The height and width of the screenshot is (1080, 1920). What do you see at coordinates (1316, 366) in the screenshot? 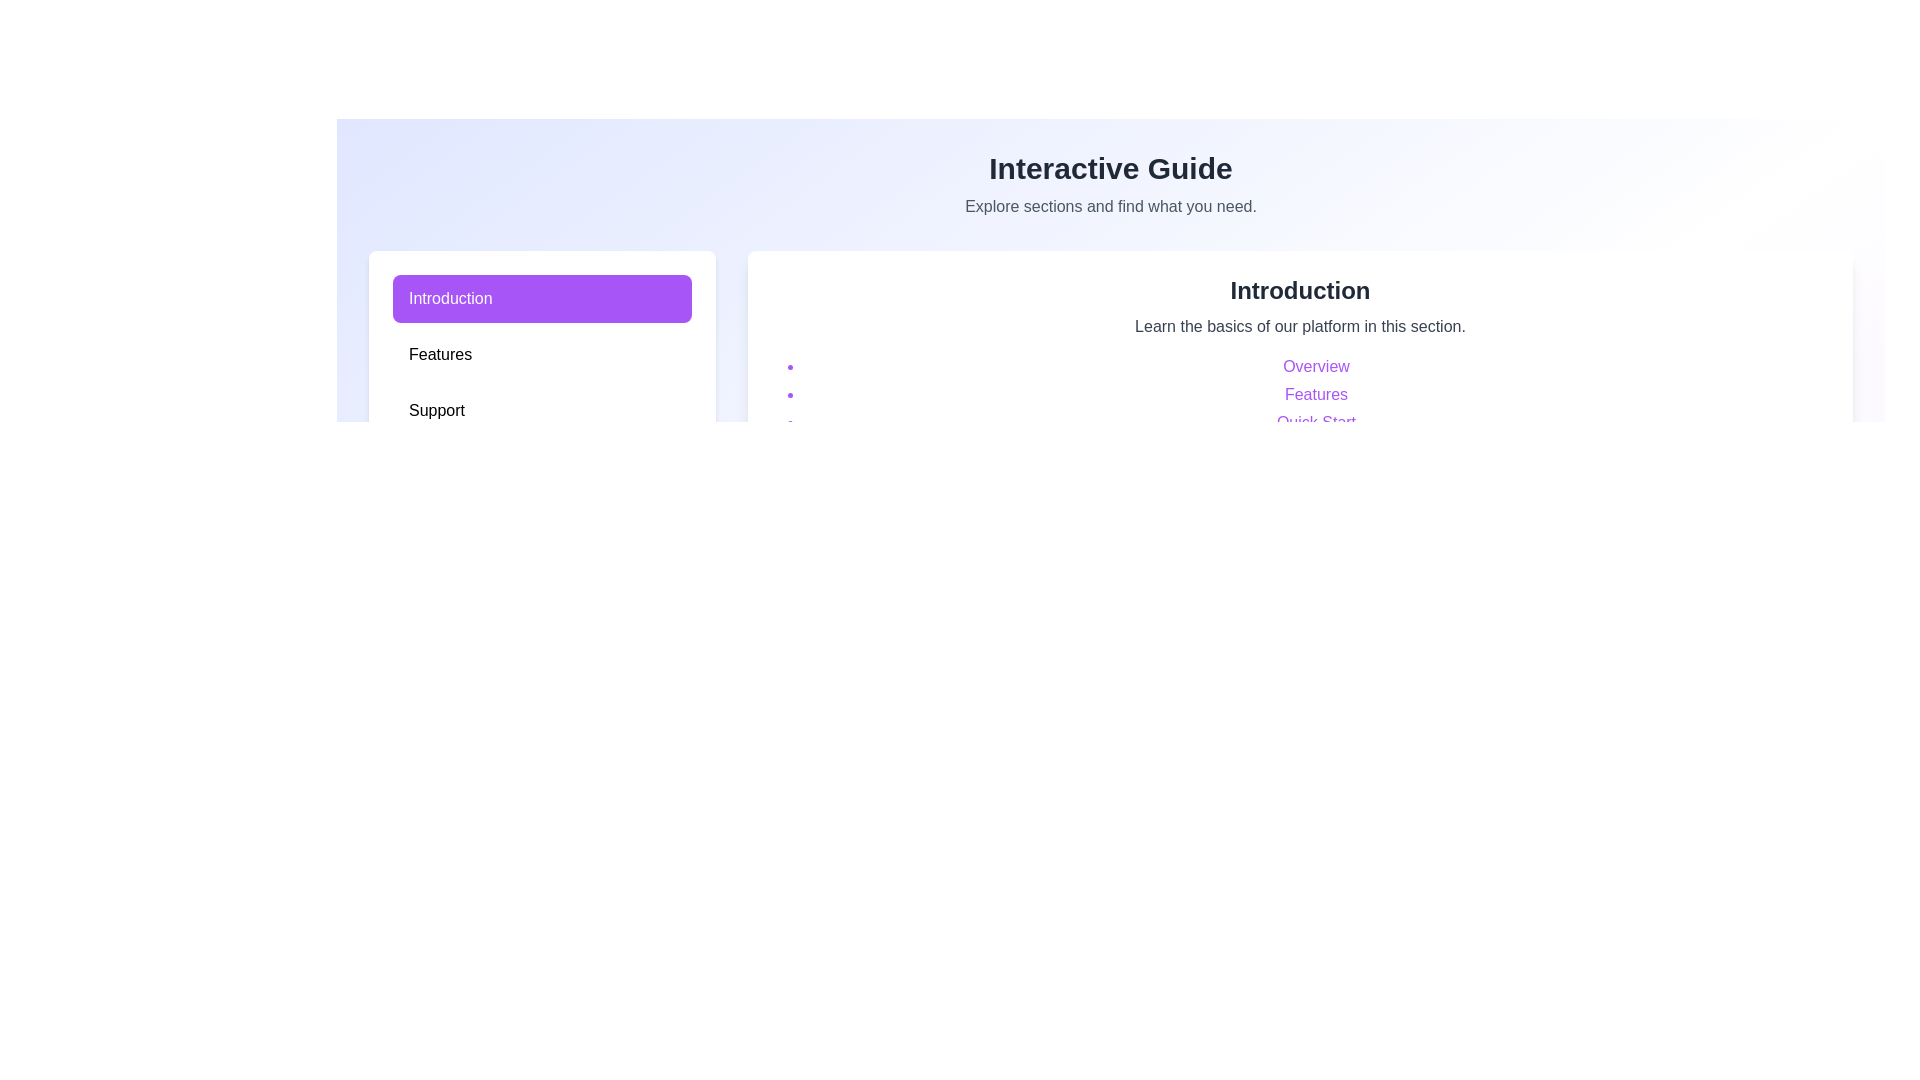
I see `the 'Overview' text label, which is the first item in the list under the 'Introduction' heading` at bounding box center [1316, 366].